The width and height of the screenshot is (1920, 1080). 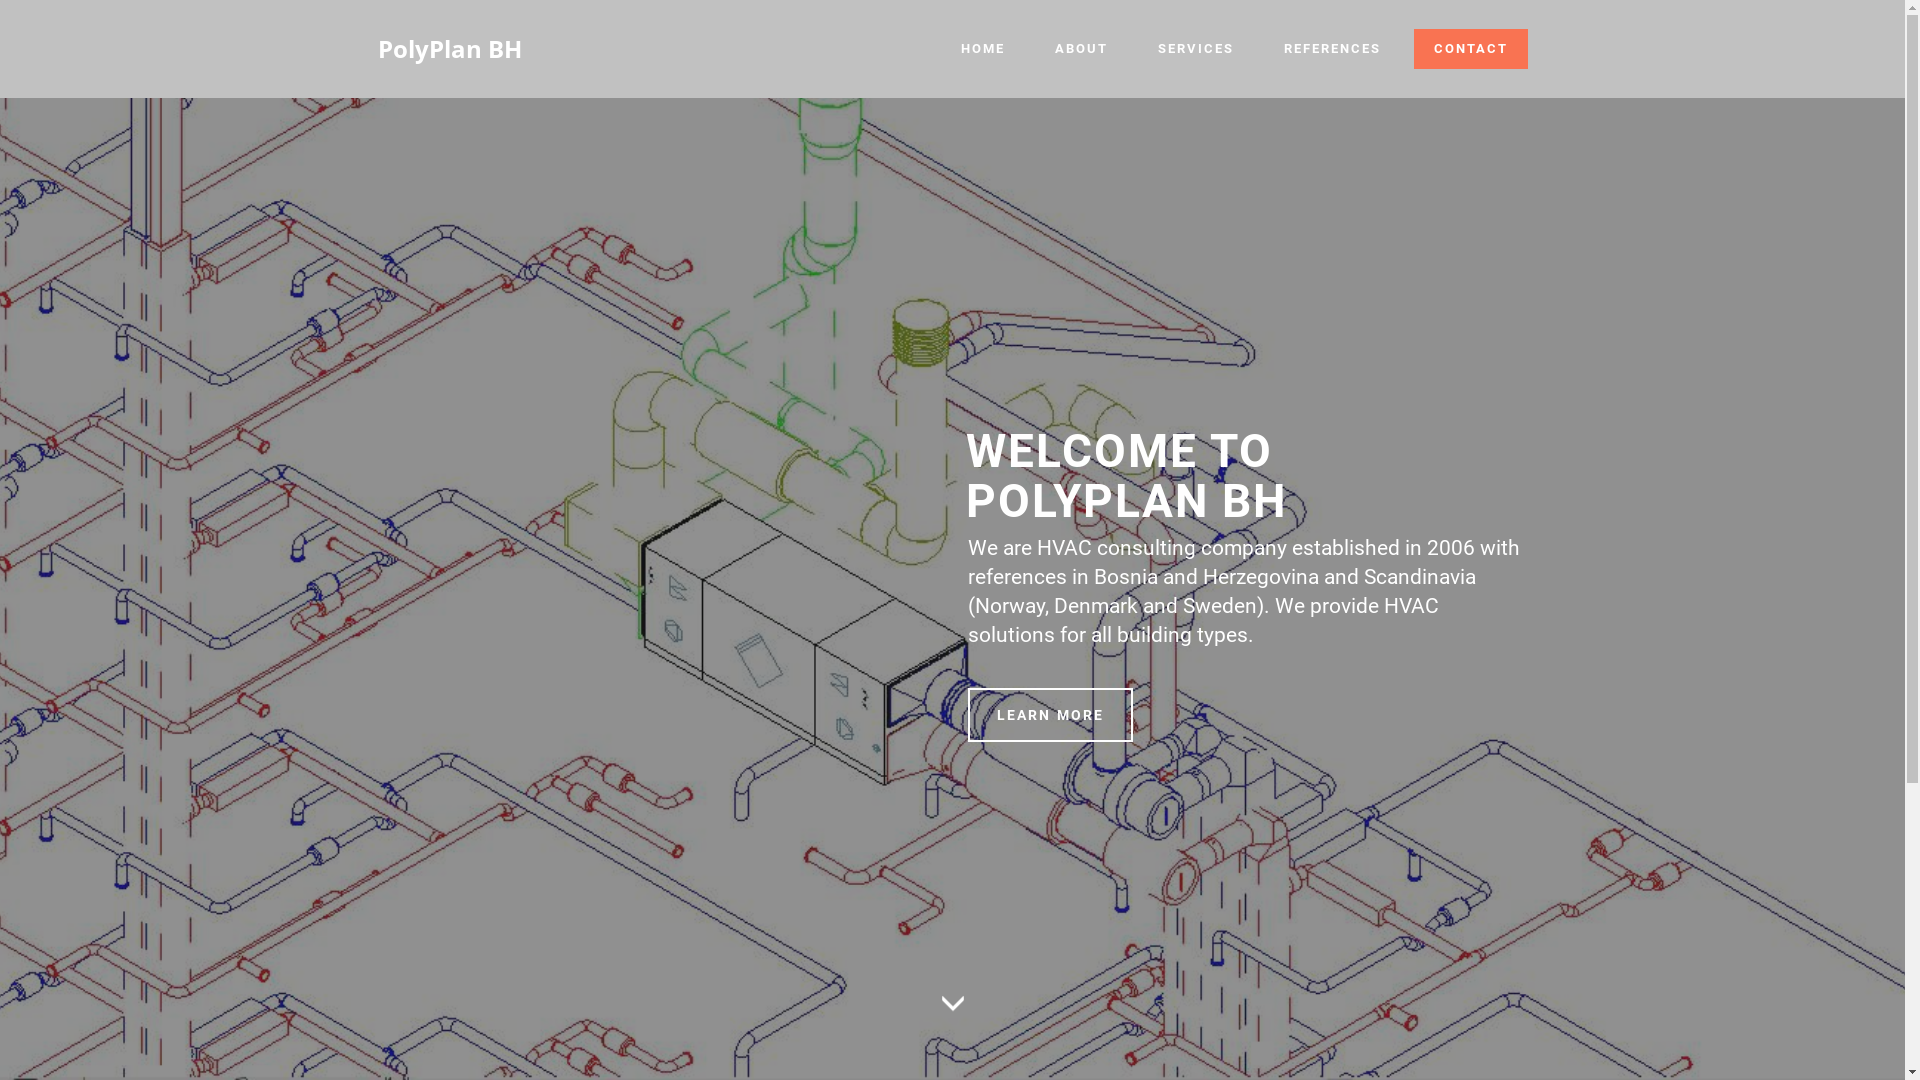 What do you see at coordinates (968, 714) in the screenshot?
I see `'LEARN MORE'` at bounding box center [968, 714].